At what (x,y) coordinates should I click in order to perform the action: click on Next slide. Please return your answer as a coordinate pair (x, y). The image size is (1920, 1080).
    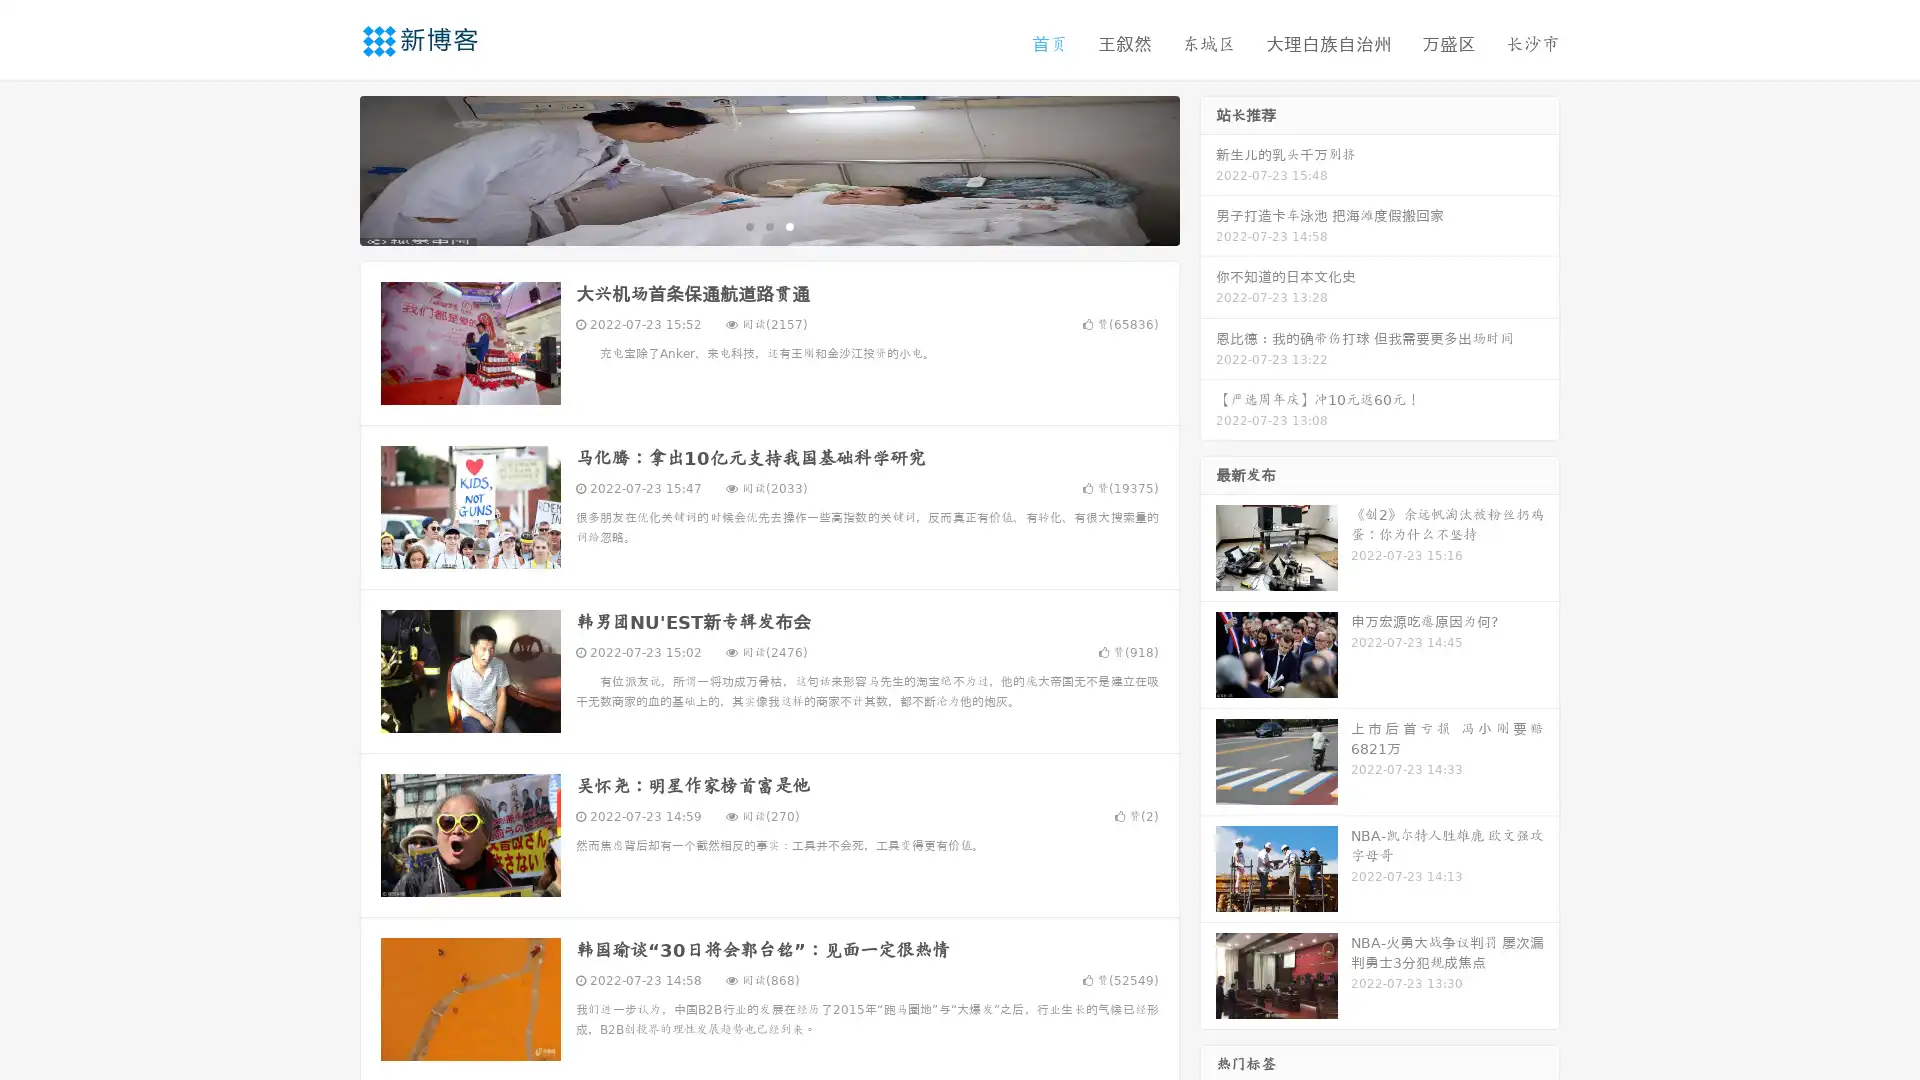
    Looking at the image, I should click on (1208, 168).